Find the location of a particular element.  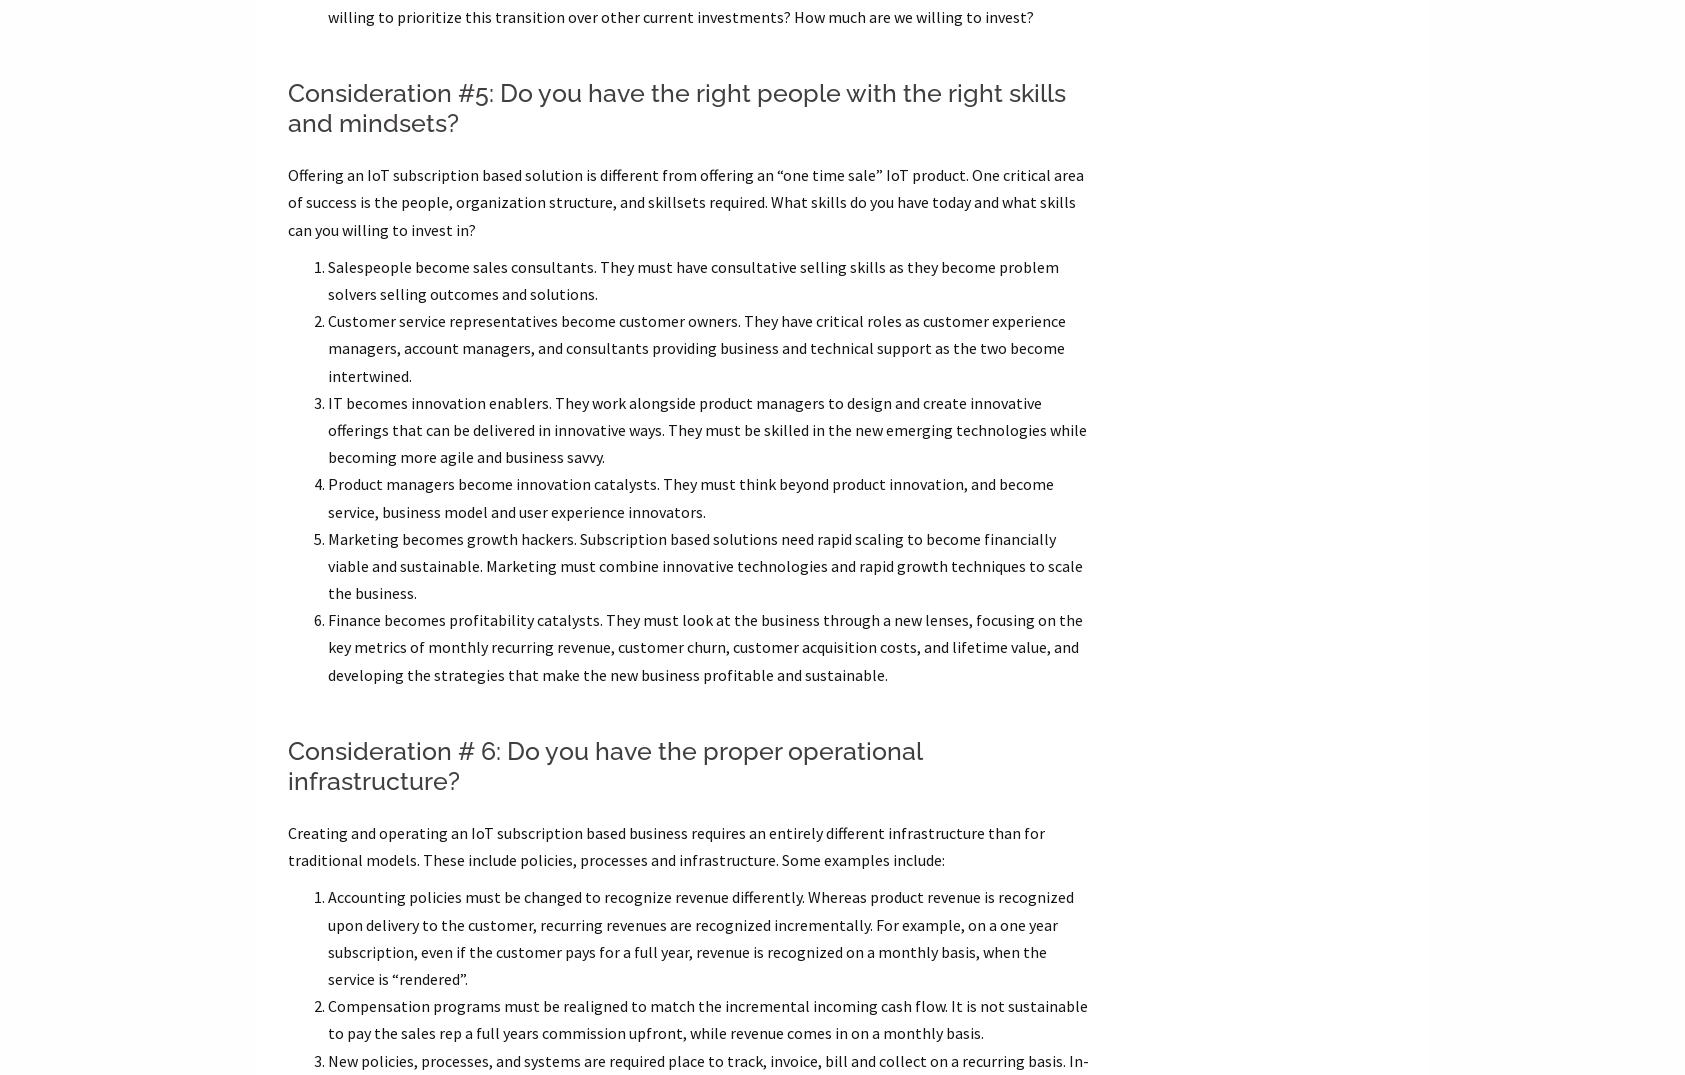

'Finance becomes profitability catalysts. They must look at the business through a new lenses, focusing on the key metrics of monthly recurring revenue, customer churn, customer acquisition costs, and lifetime value, and developing the strategies that make the new business profitable and sustainable.' is located at coordinates (703, 647).